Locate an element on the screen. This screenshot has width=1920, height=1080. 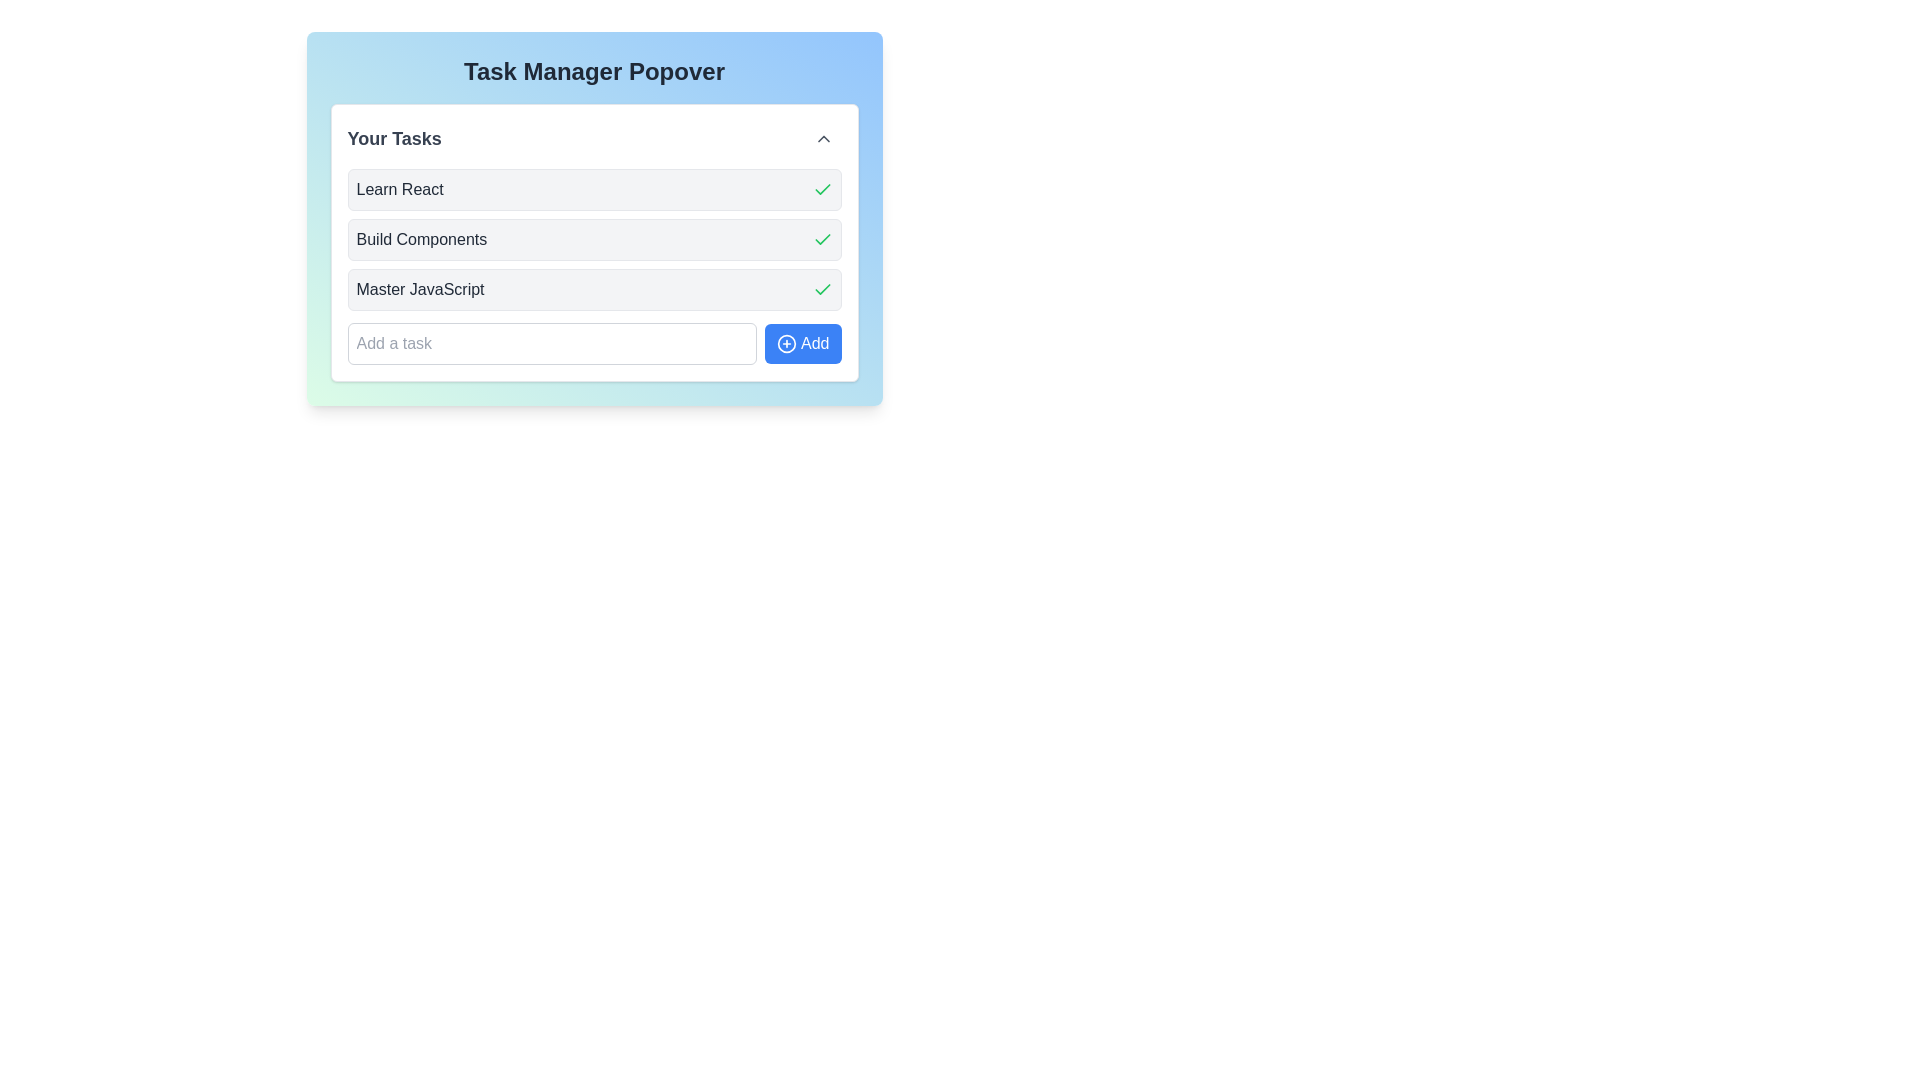
the green checkmark icon representing completion, which is aligned to the right of the 'Learn React' task is located at coordinates (822, 238).